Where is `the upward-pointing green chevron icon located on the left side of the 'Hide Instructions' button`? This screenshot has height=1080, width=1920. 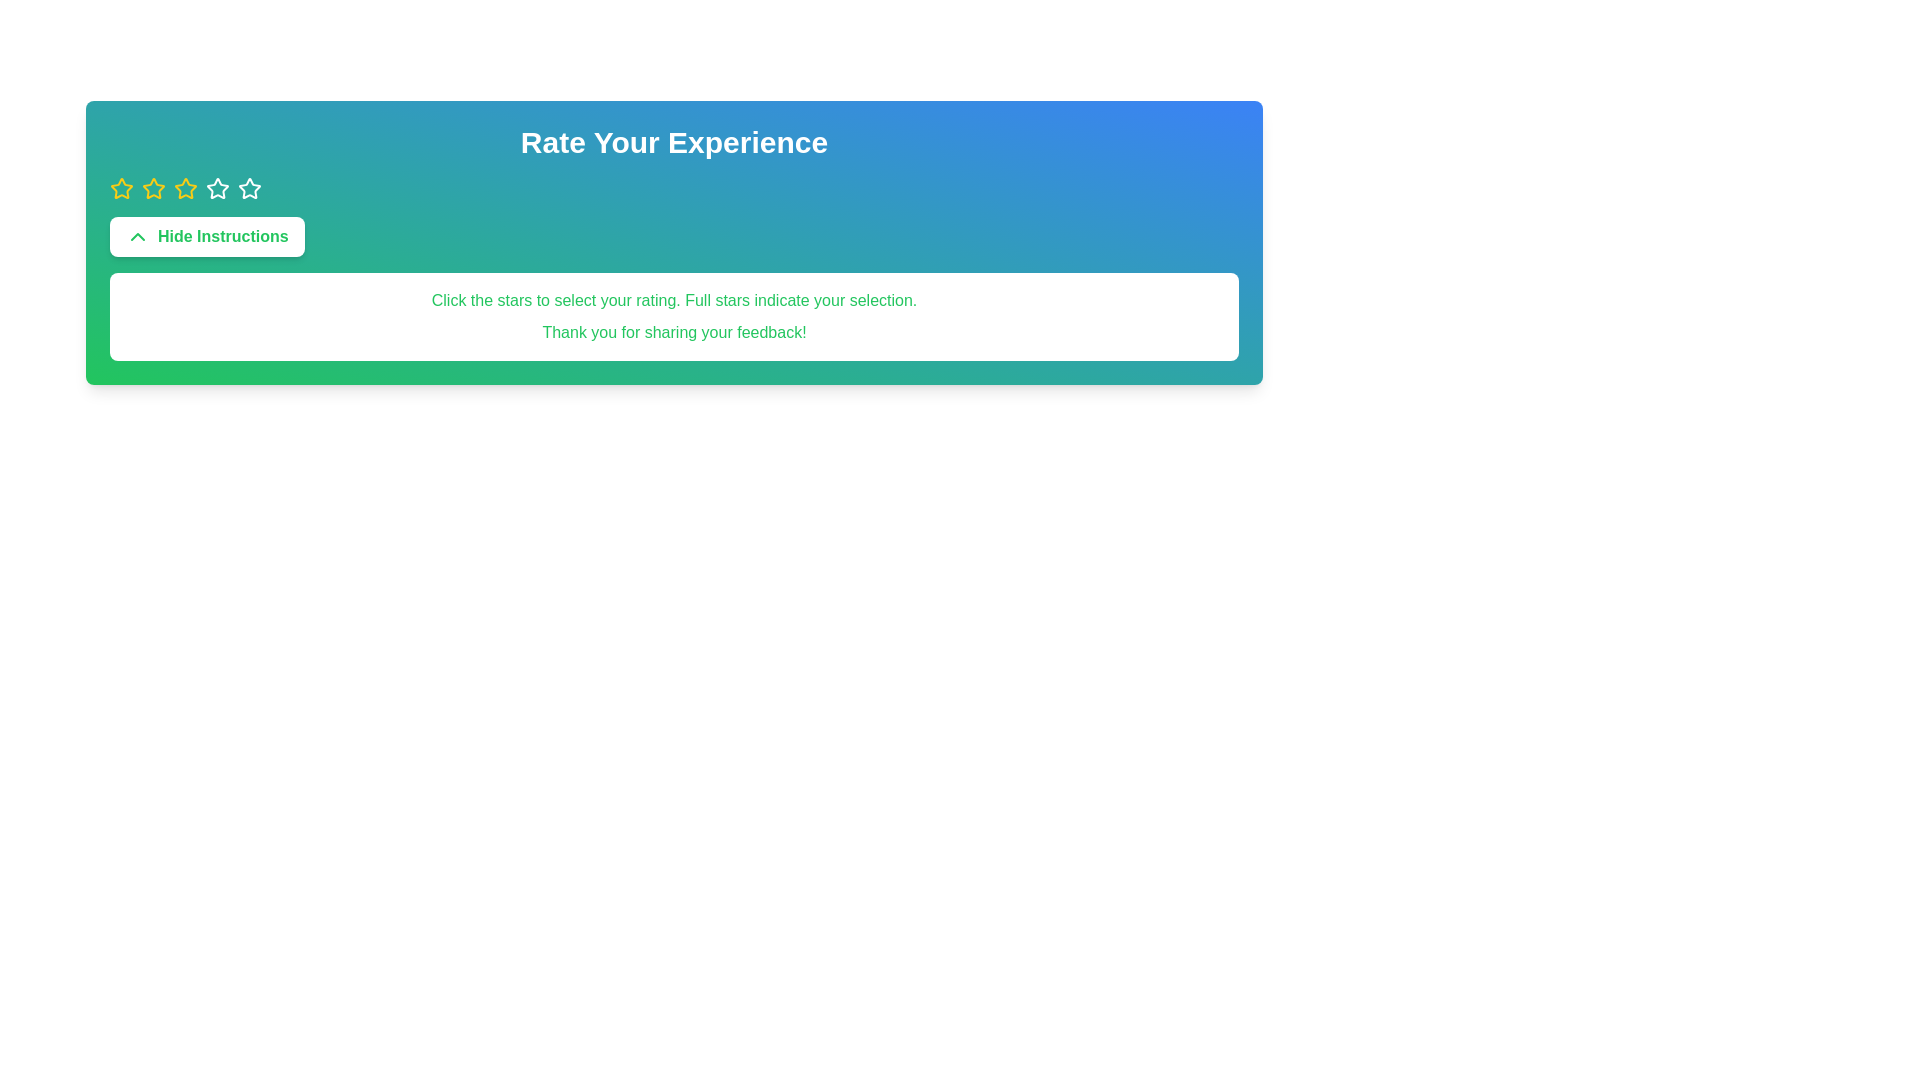 the upward-pointing green chevron icon located on the left side of the 'Hide Instructions' button is located at coordinates (137, 235).